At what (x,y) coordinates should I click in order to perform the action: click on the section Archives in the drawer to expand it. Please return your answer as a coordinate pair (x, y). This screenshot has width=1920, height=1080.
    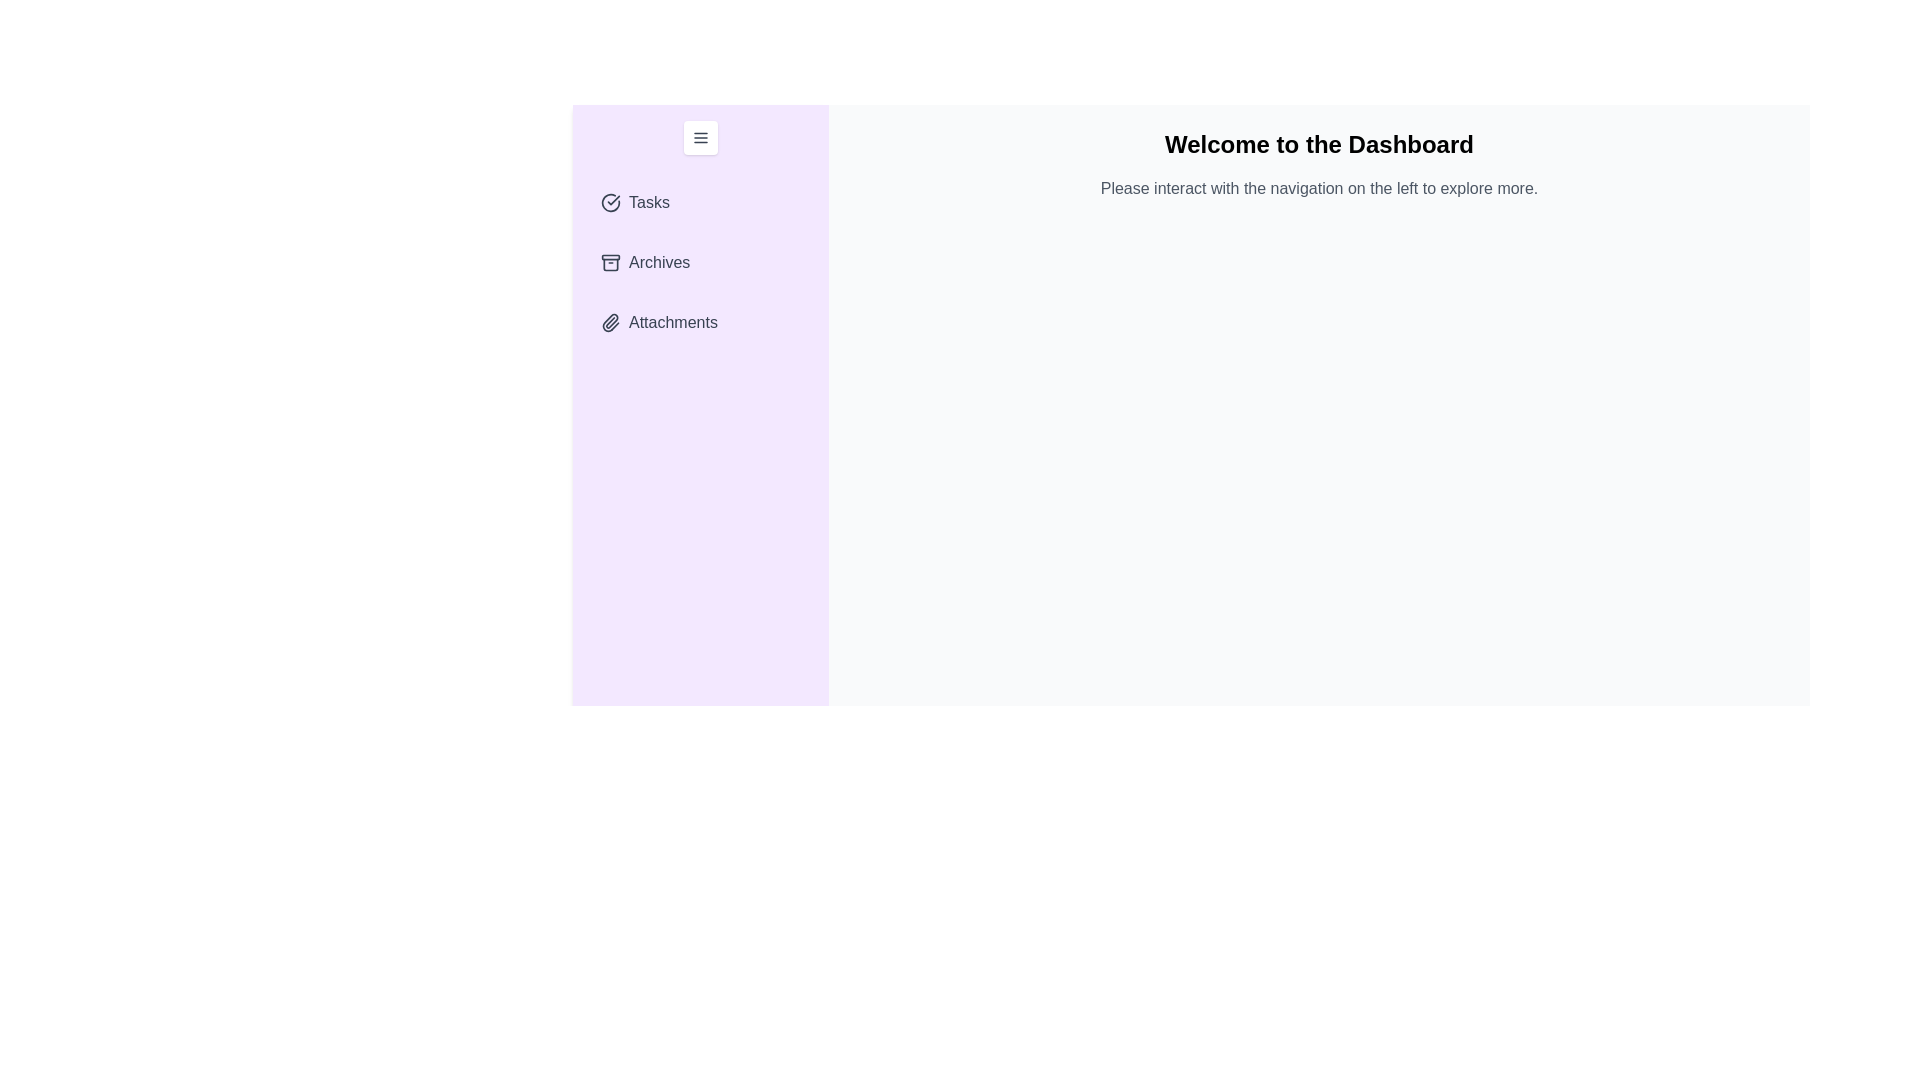
    Looking at the image, I should click on (700, 261).